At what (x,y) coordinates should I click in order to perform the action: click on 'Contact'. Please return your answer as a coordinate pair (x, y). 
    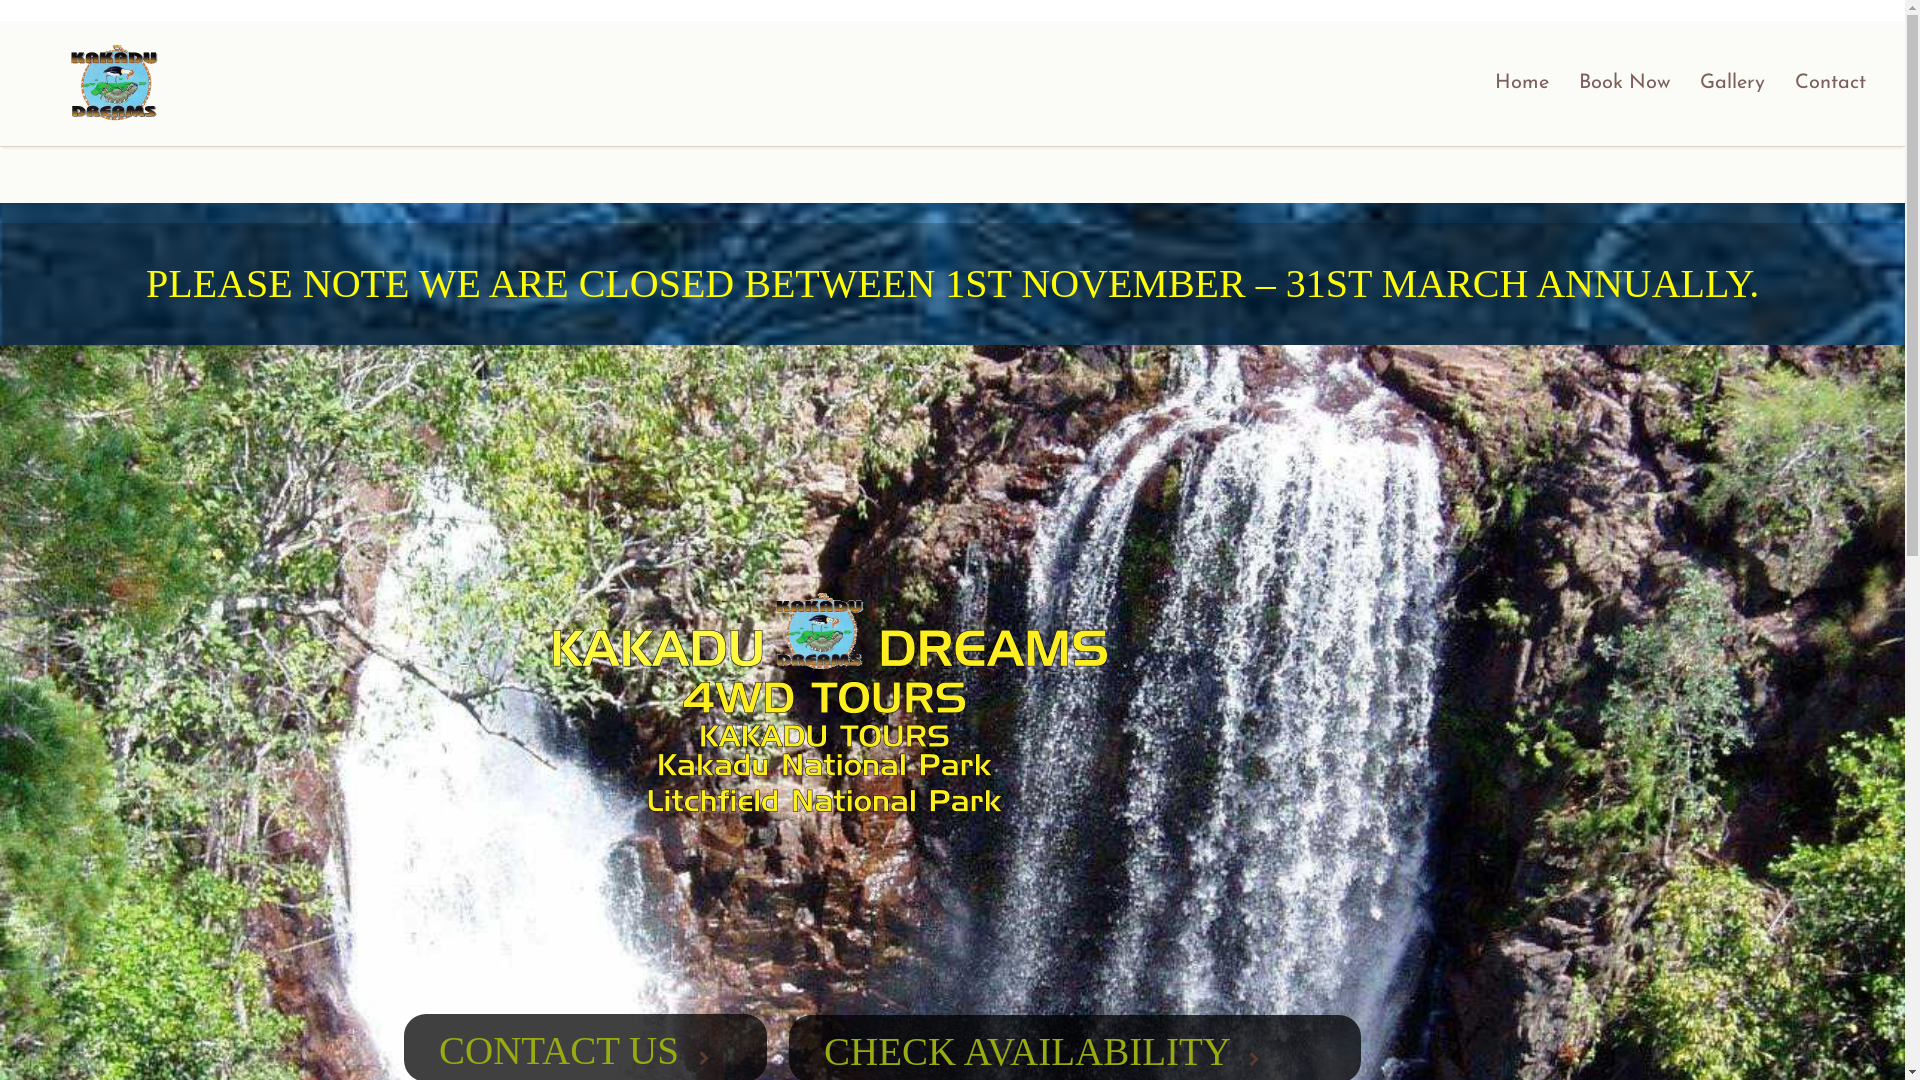
    Looking at the image, I should click on (1830, 82).